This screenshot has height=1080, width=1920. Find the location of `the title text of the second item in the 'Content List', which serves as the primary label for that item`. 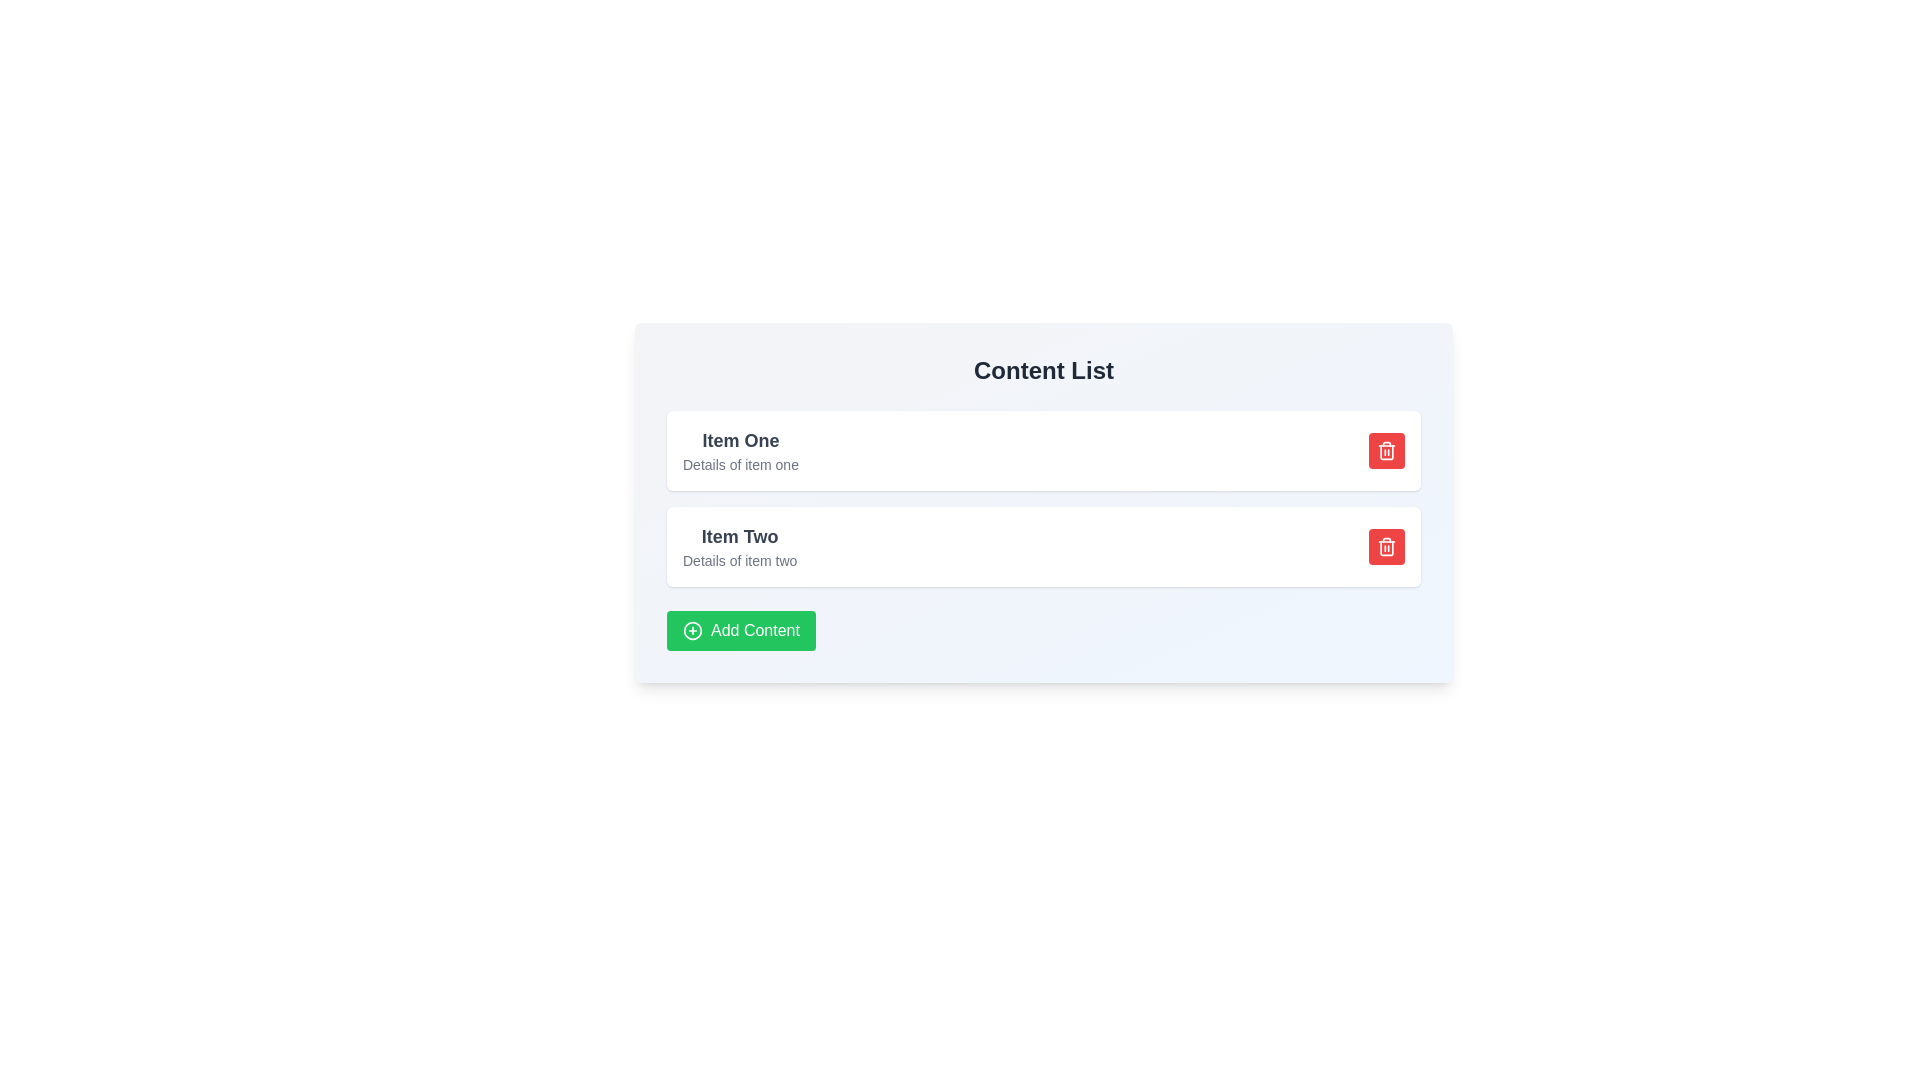

the title text of the second item in the 'Content List', which serves as the primary label for that item is located at coordinates (739, 535).